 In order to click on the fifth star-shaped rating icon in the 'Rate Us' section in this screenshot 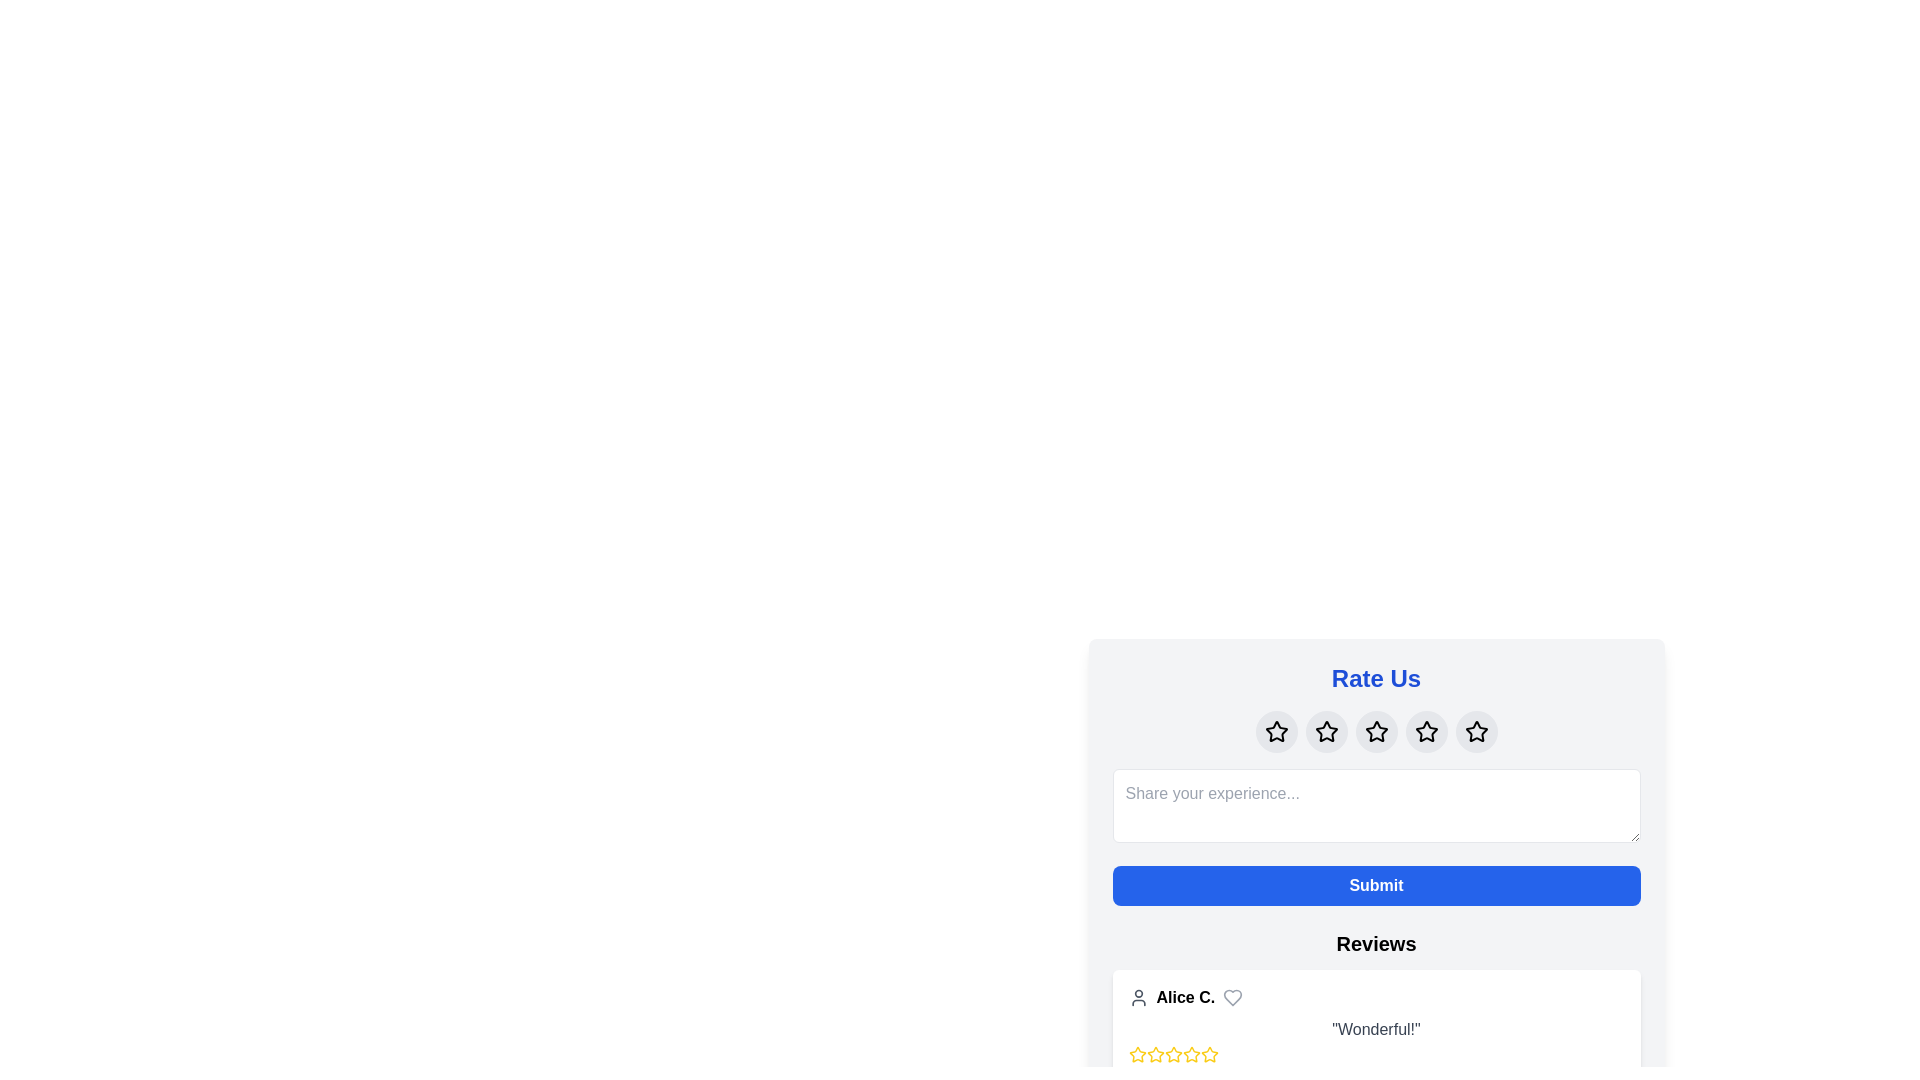, I will do `click(1476, 732)`.